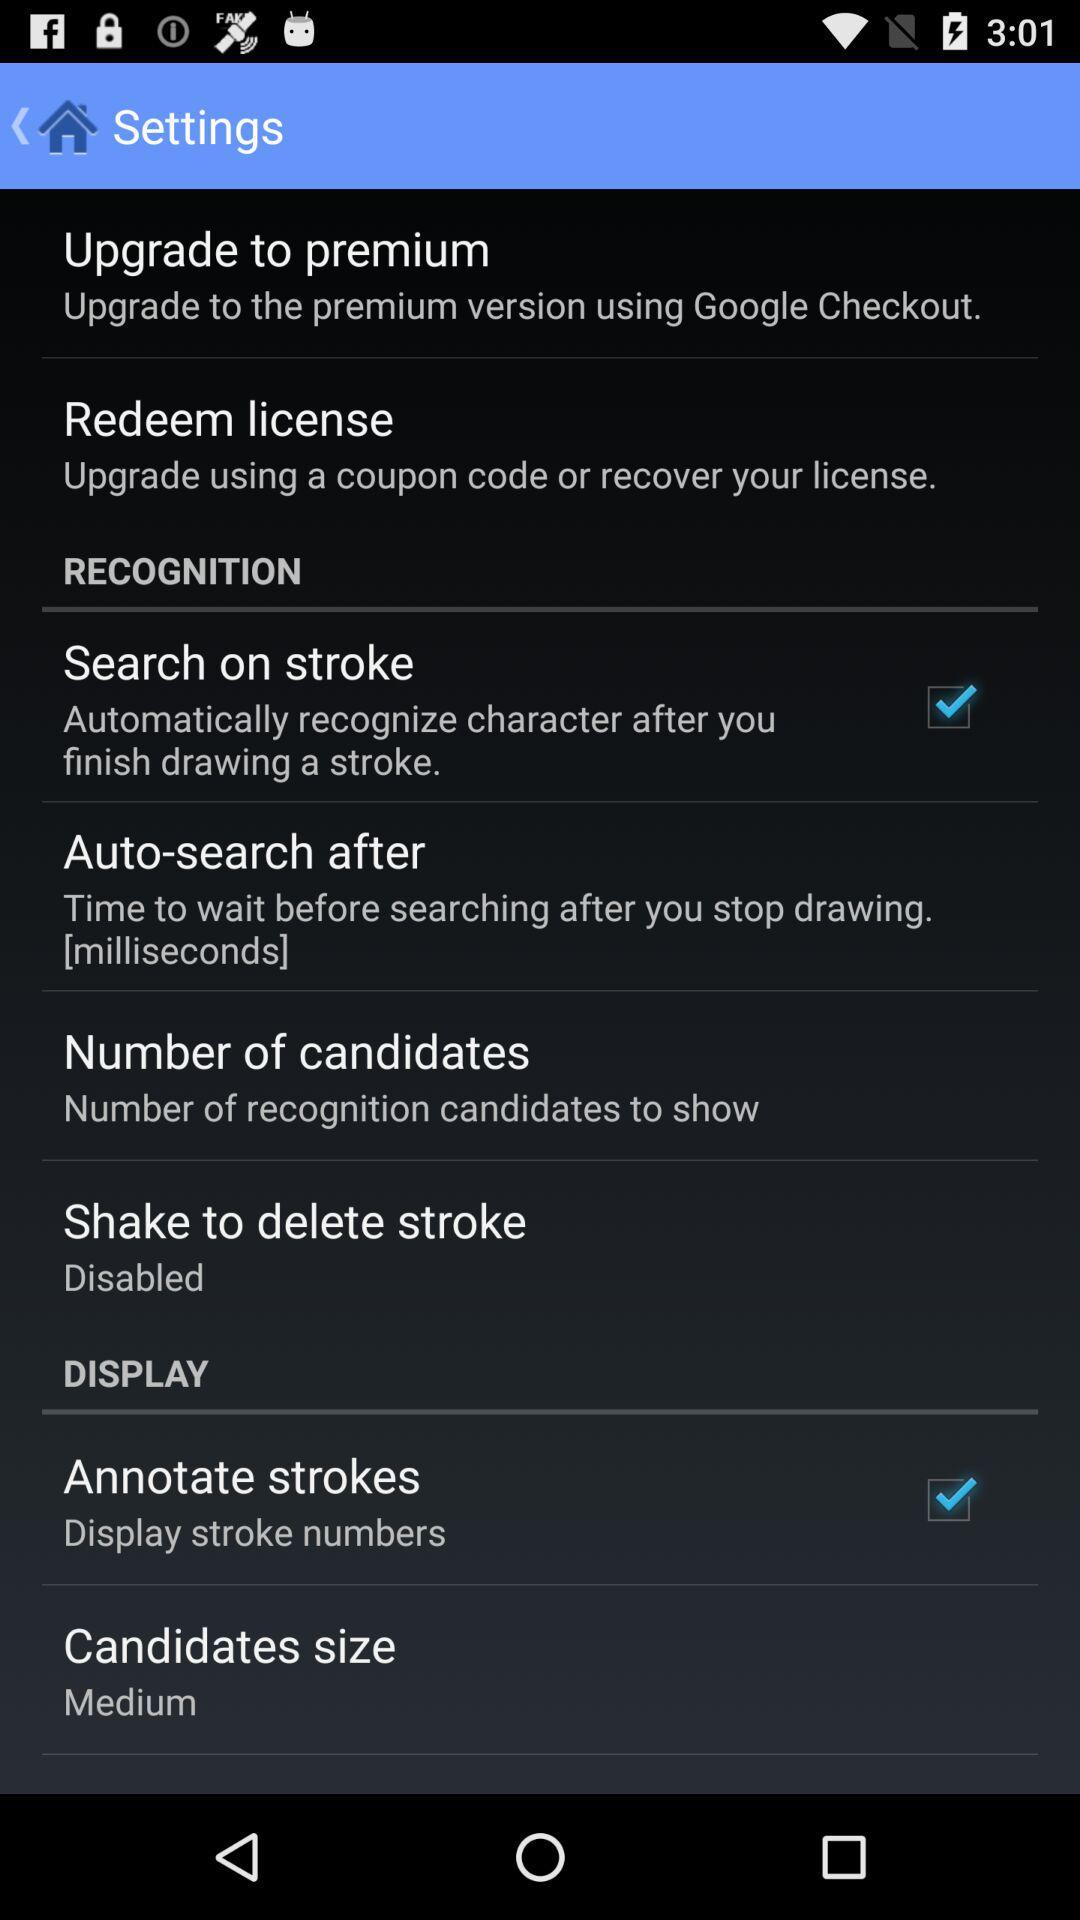 The image size is (1080, 1920). Describe the element at coordinates (243, 850) in the screenshot. I see `the auto-search after app` at that location.